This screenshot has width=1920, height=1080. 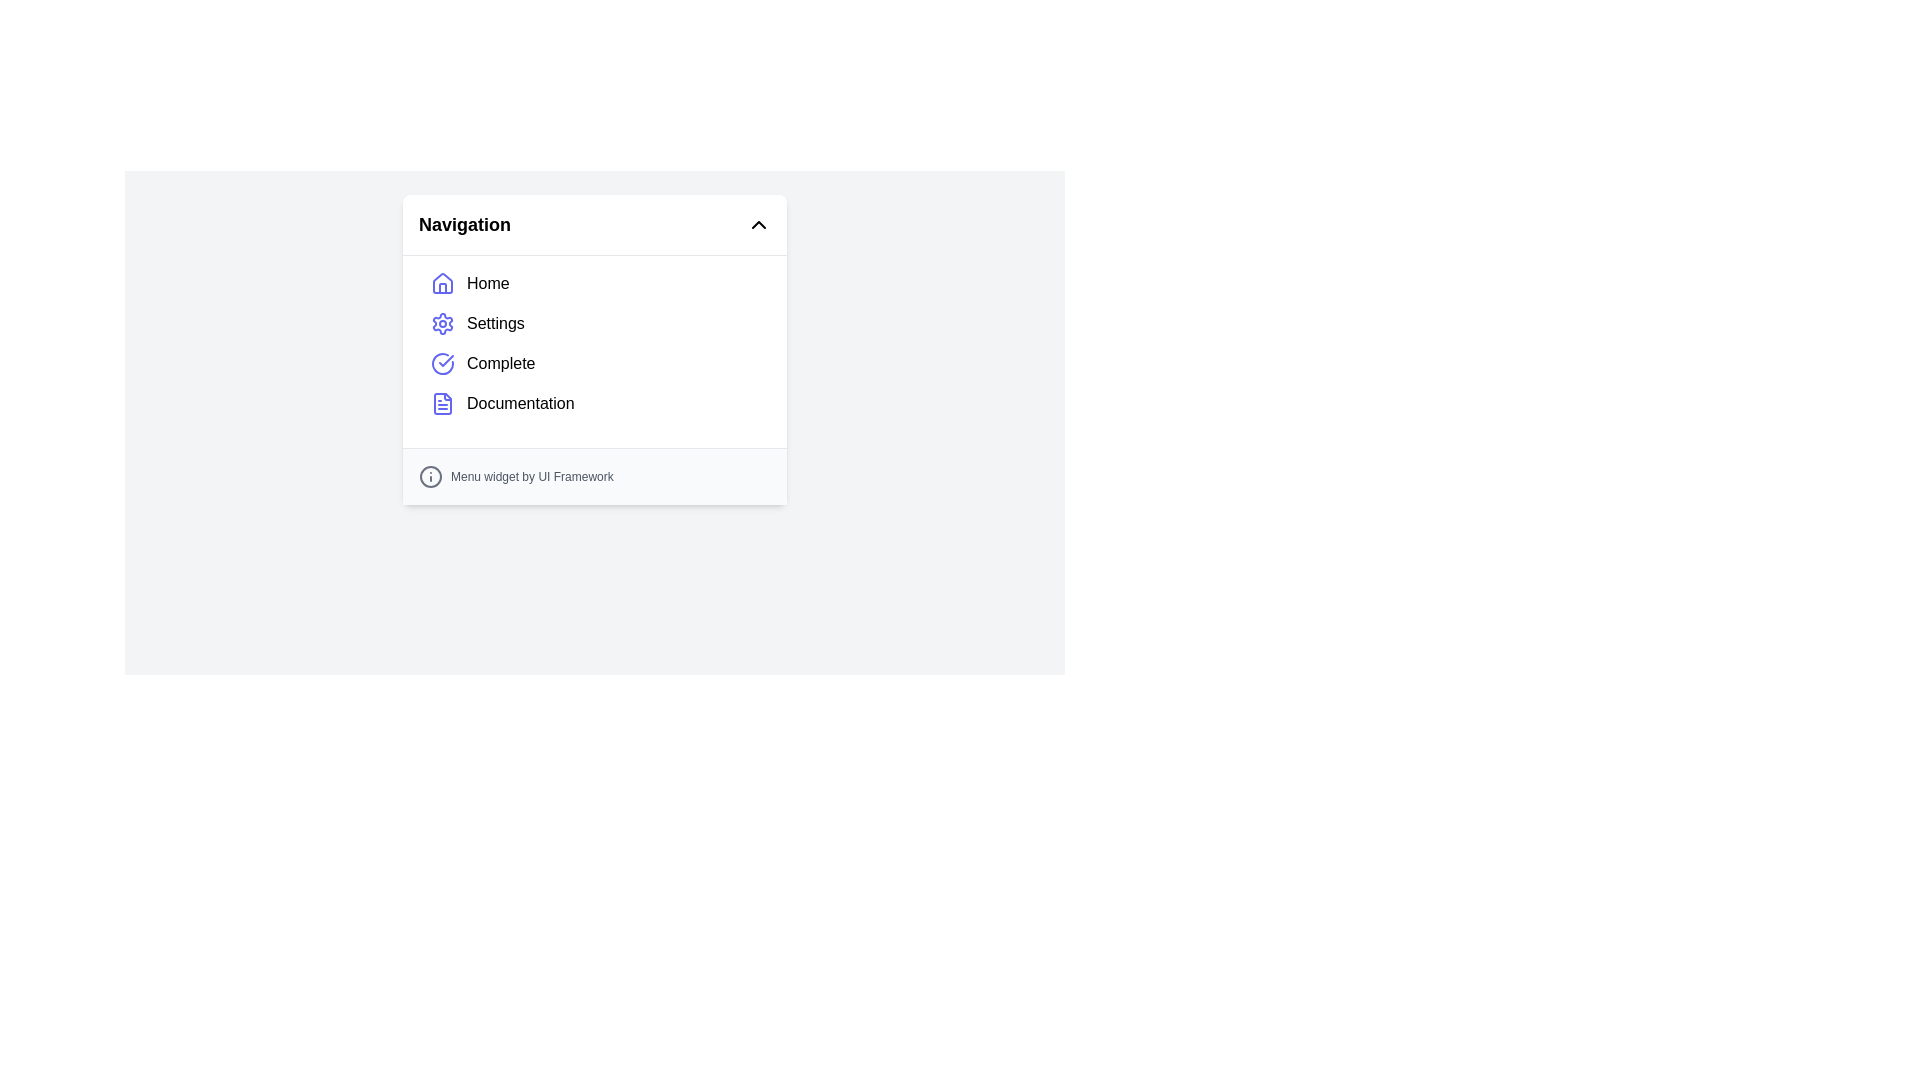 I want to click on the upper circular part of the SVG icon representing the 'Complete' menu item in the navigation menu, so click(x=441, y=363).